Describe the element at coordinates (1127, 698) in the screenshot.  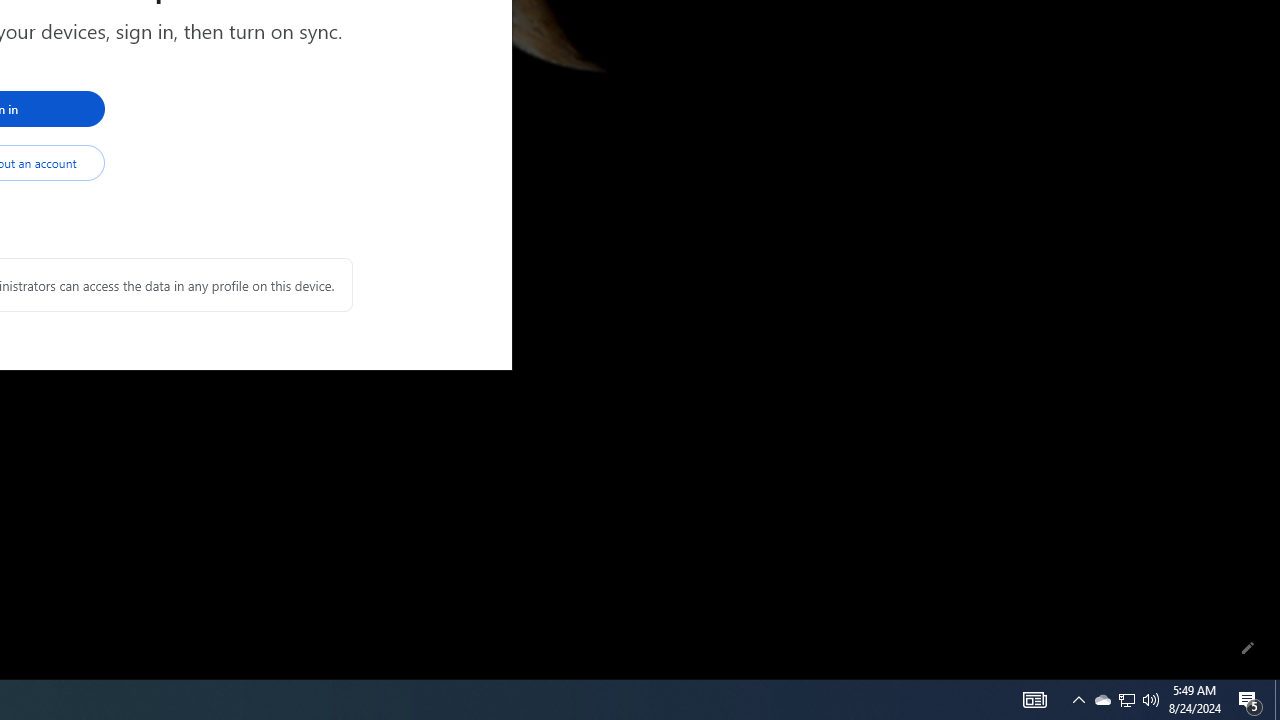
I see `'Q2790: 100%'` at that location.